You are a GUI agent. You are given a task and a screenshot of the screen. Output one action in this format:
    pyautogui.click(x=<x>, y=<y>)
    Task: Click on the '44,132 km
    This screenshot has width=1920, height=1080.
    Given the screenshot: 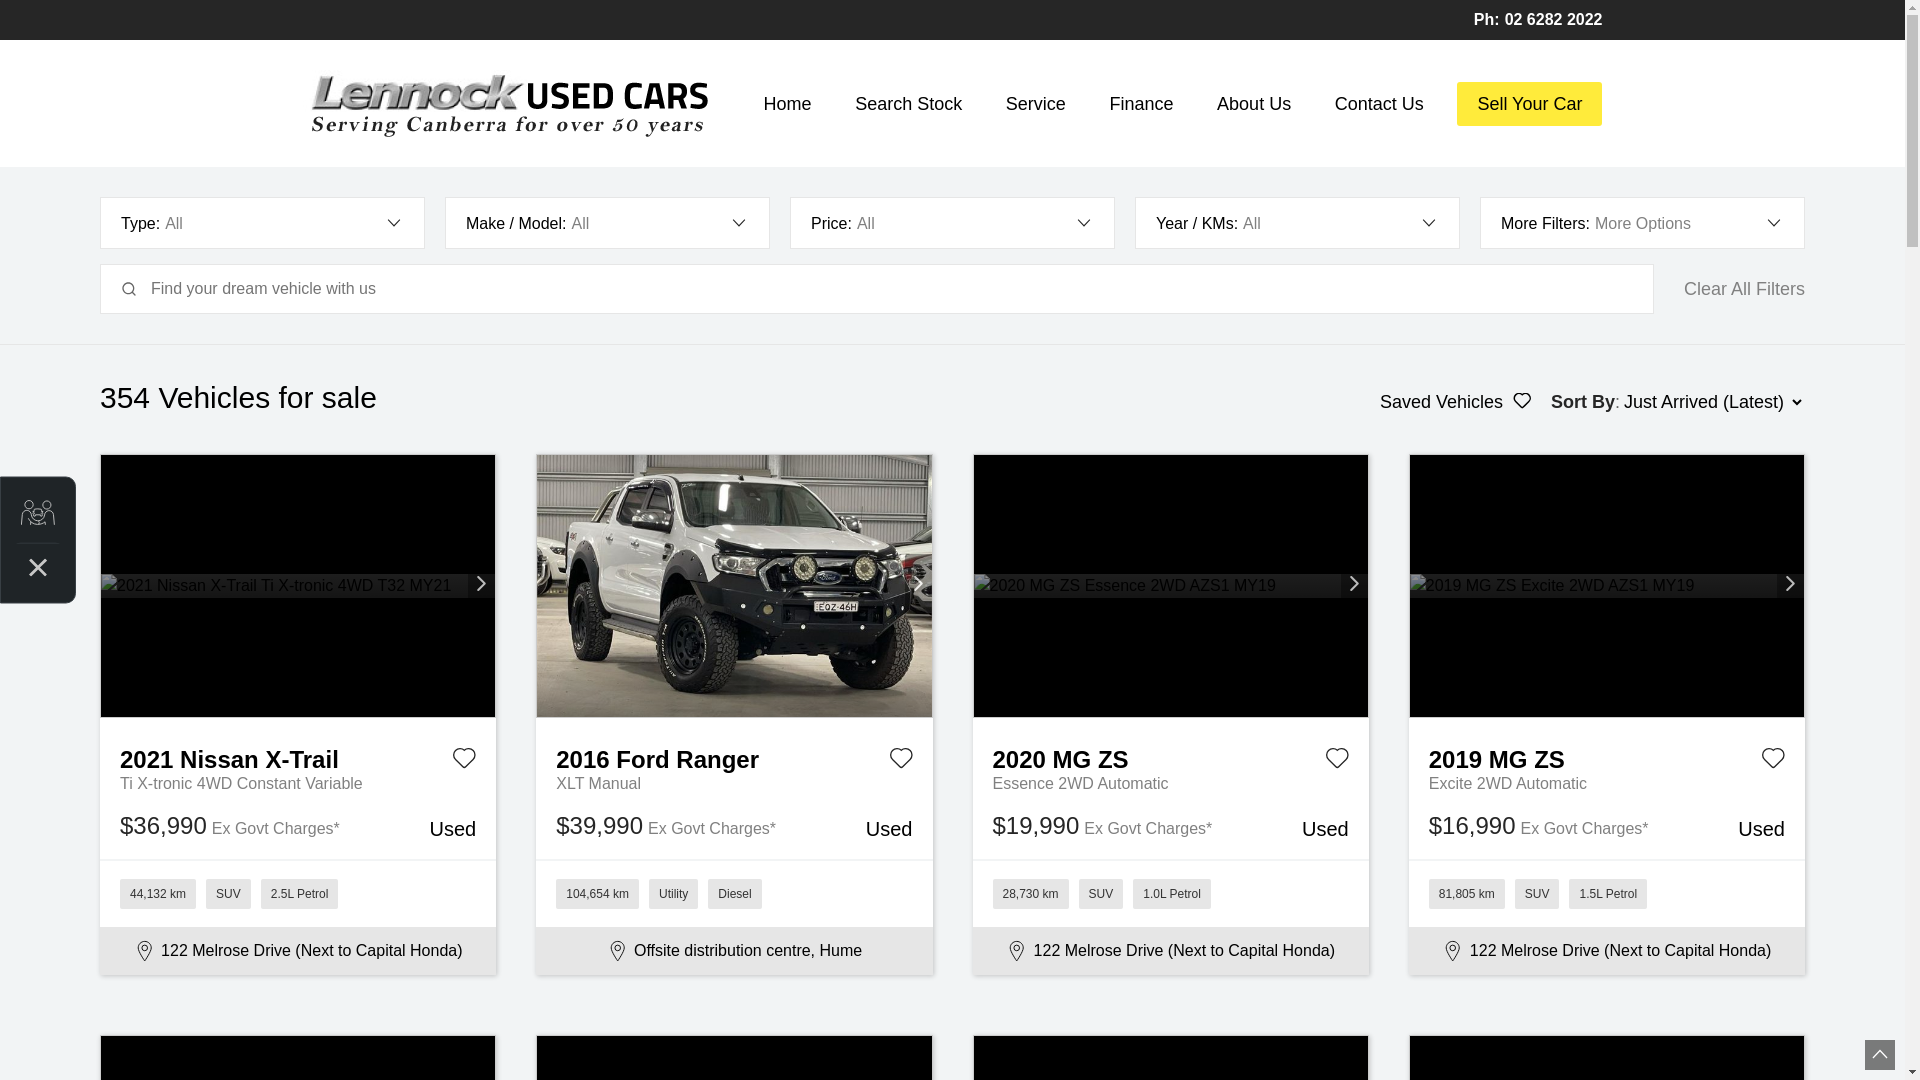 What is the action you would take?
    pyautogui.click(x=296, y=892)
    